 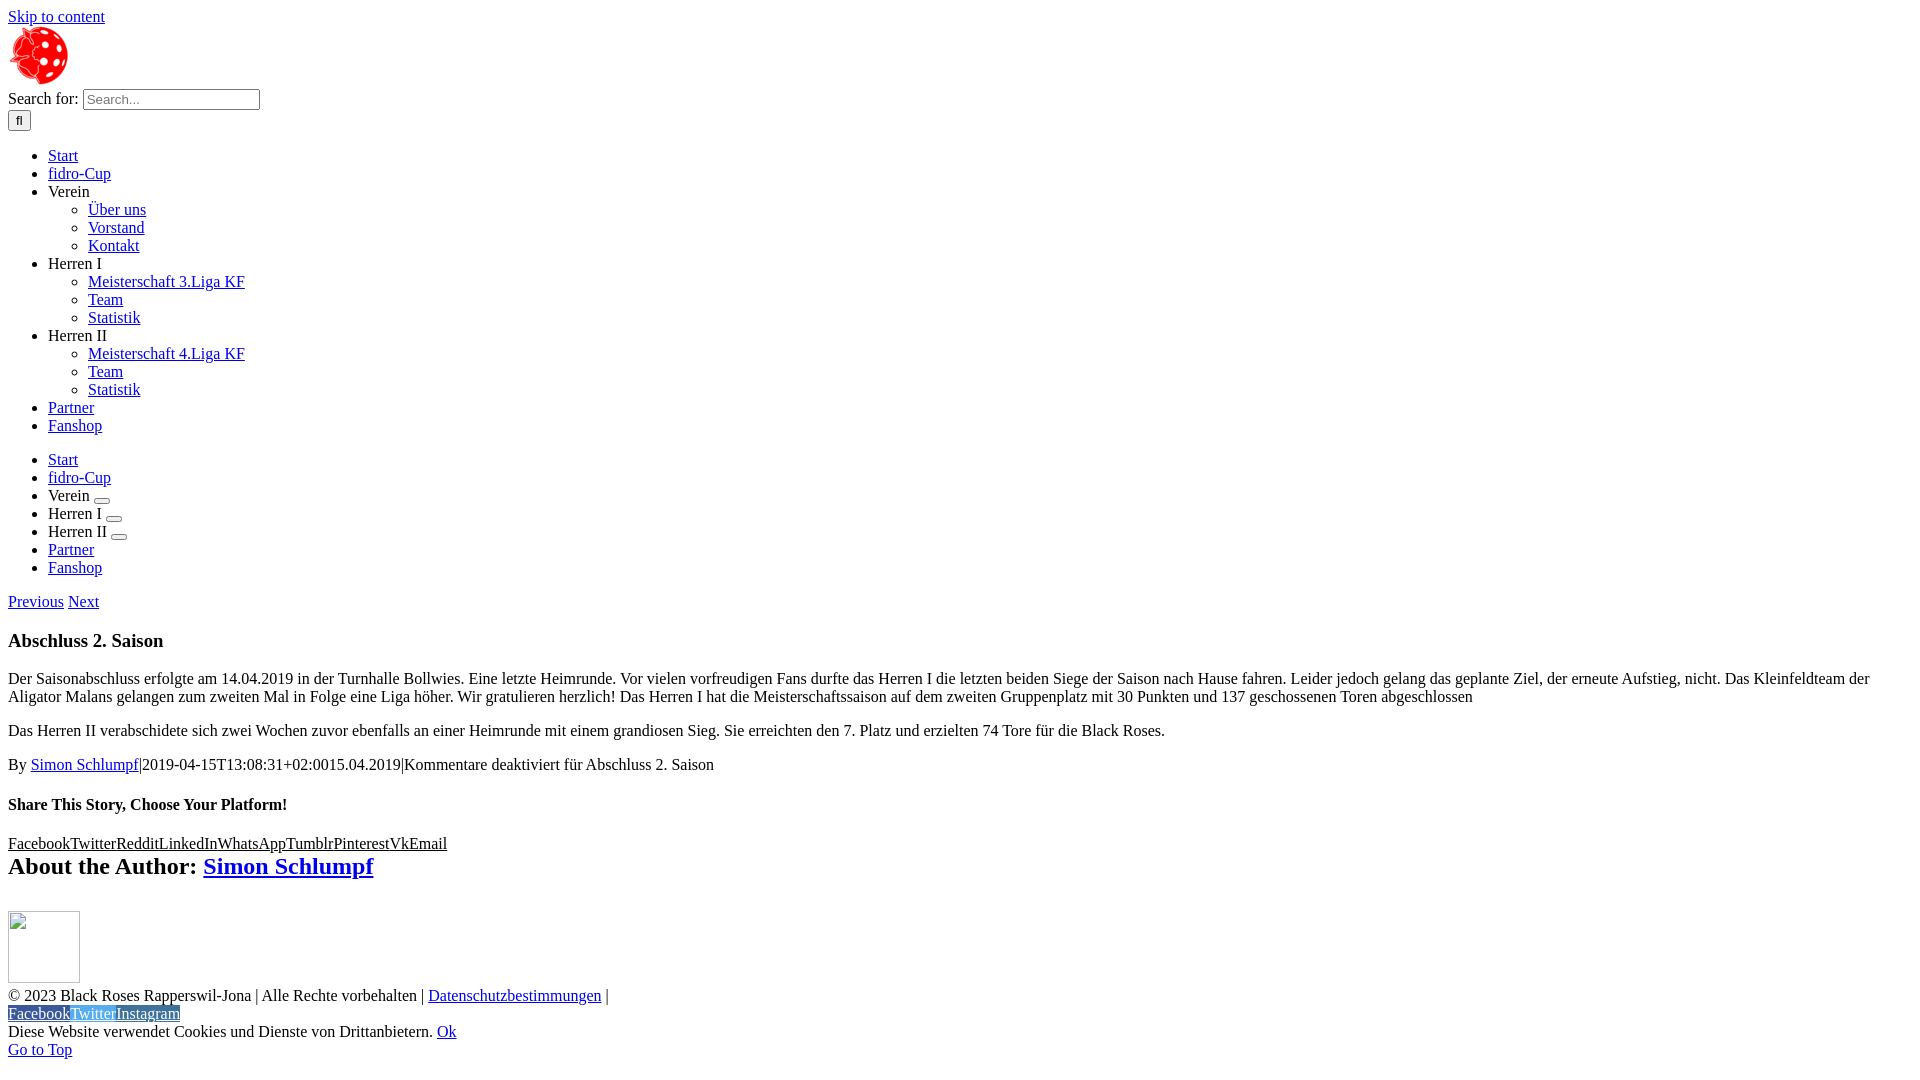 What do you see at coordinates (445, 1031) in the screenshot?
I see `'Ok'` at bounding box center [445, 1031].